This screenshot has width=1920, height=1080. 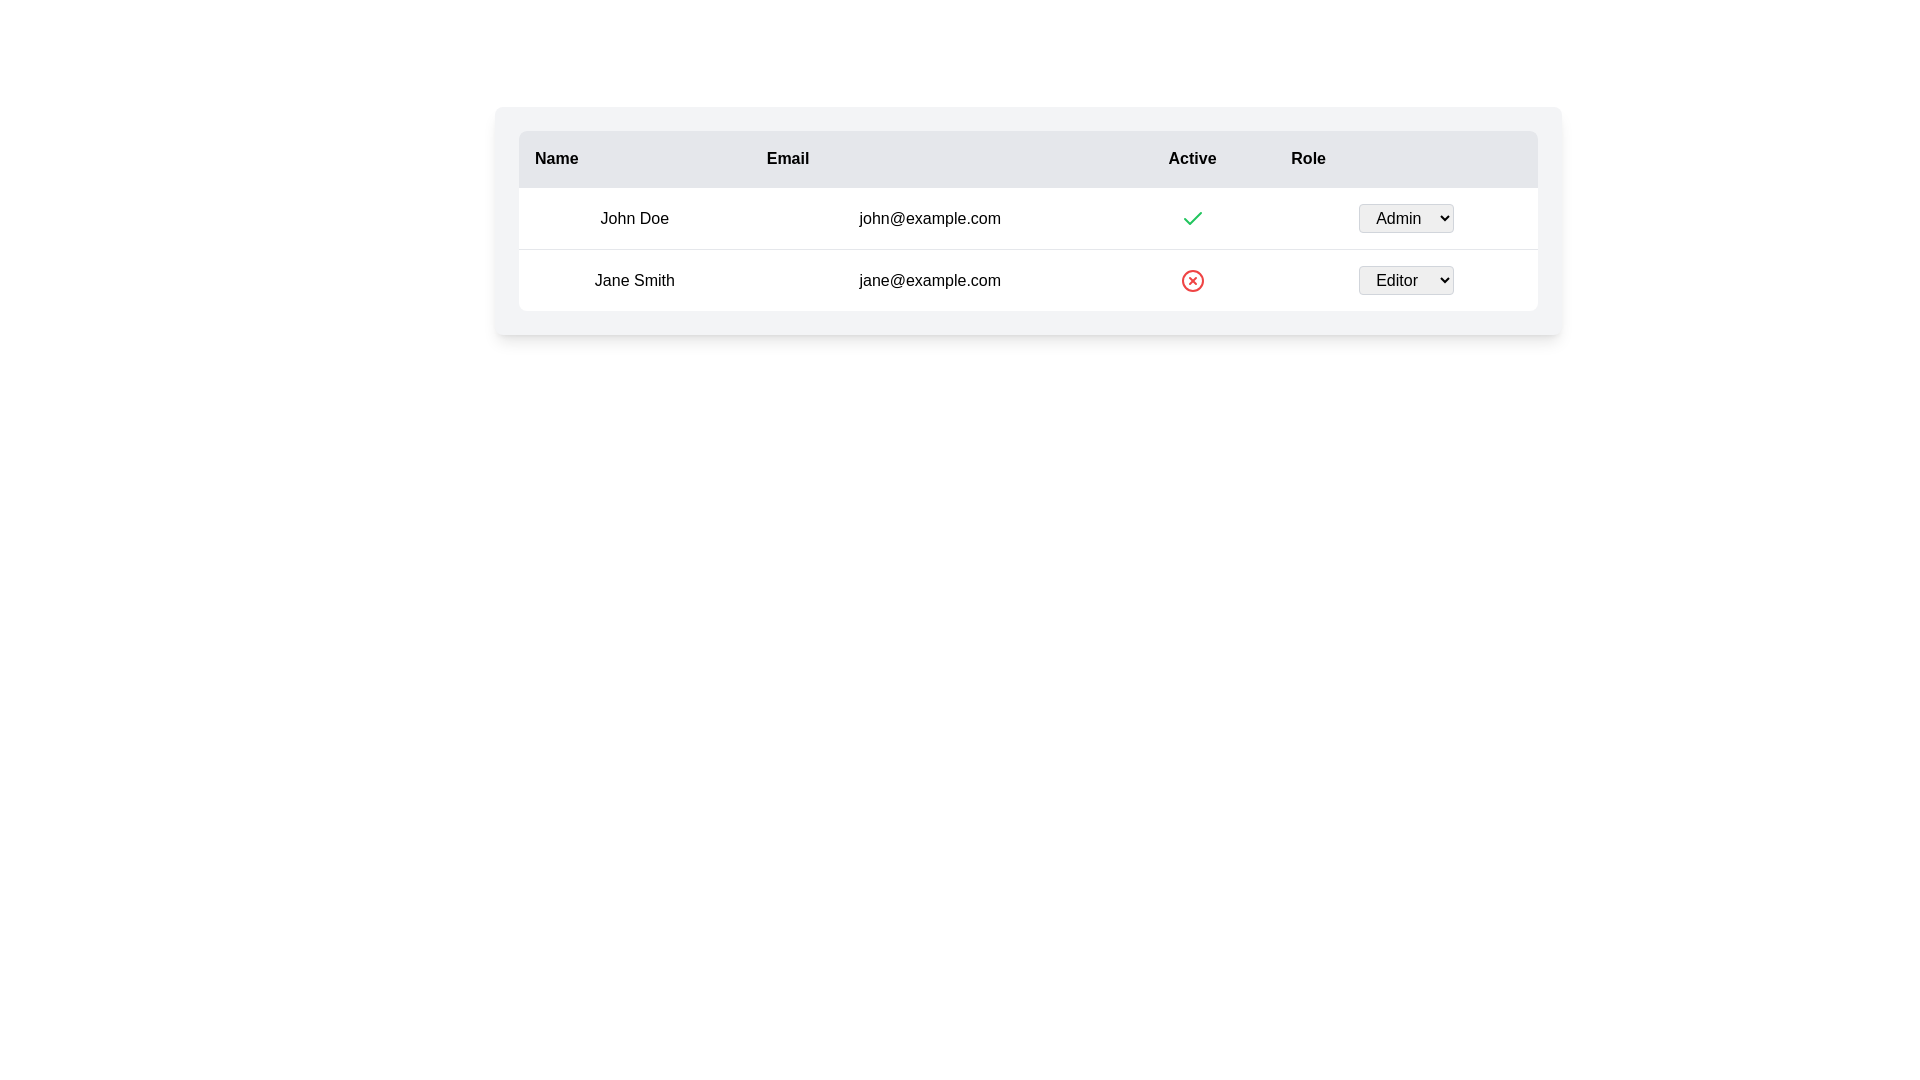 What do you see at coordinates (1405, 280) in the screenshot?
I see `the 'Editor' dropdown menu button located in the 'Role' column of the second row of the table` at bounding box center [1405, 280].